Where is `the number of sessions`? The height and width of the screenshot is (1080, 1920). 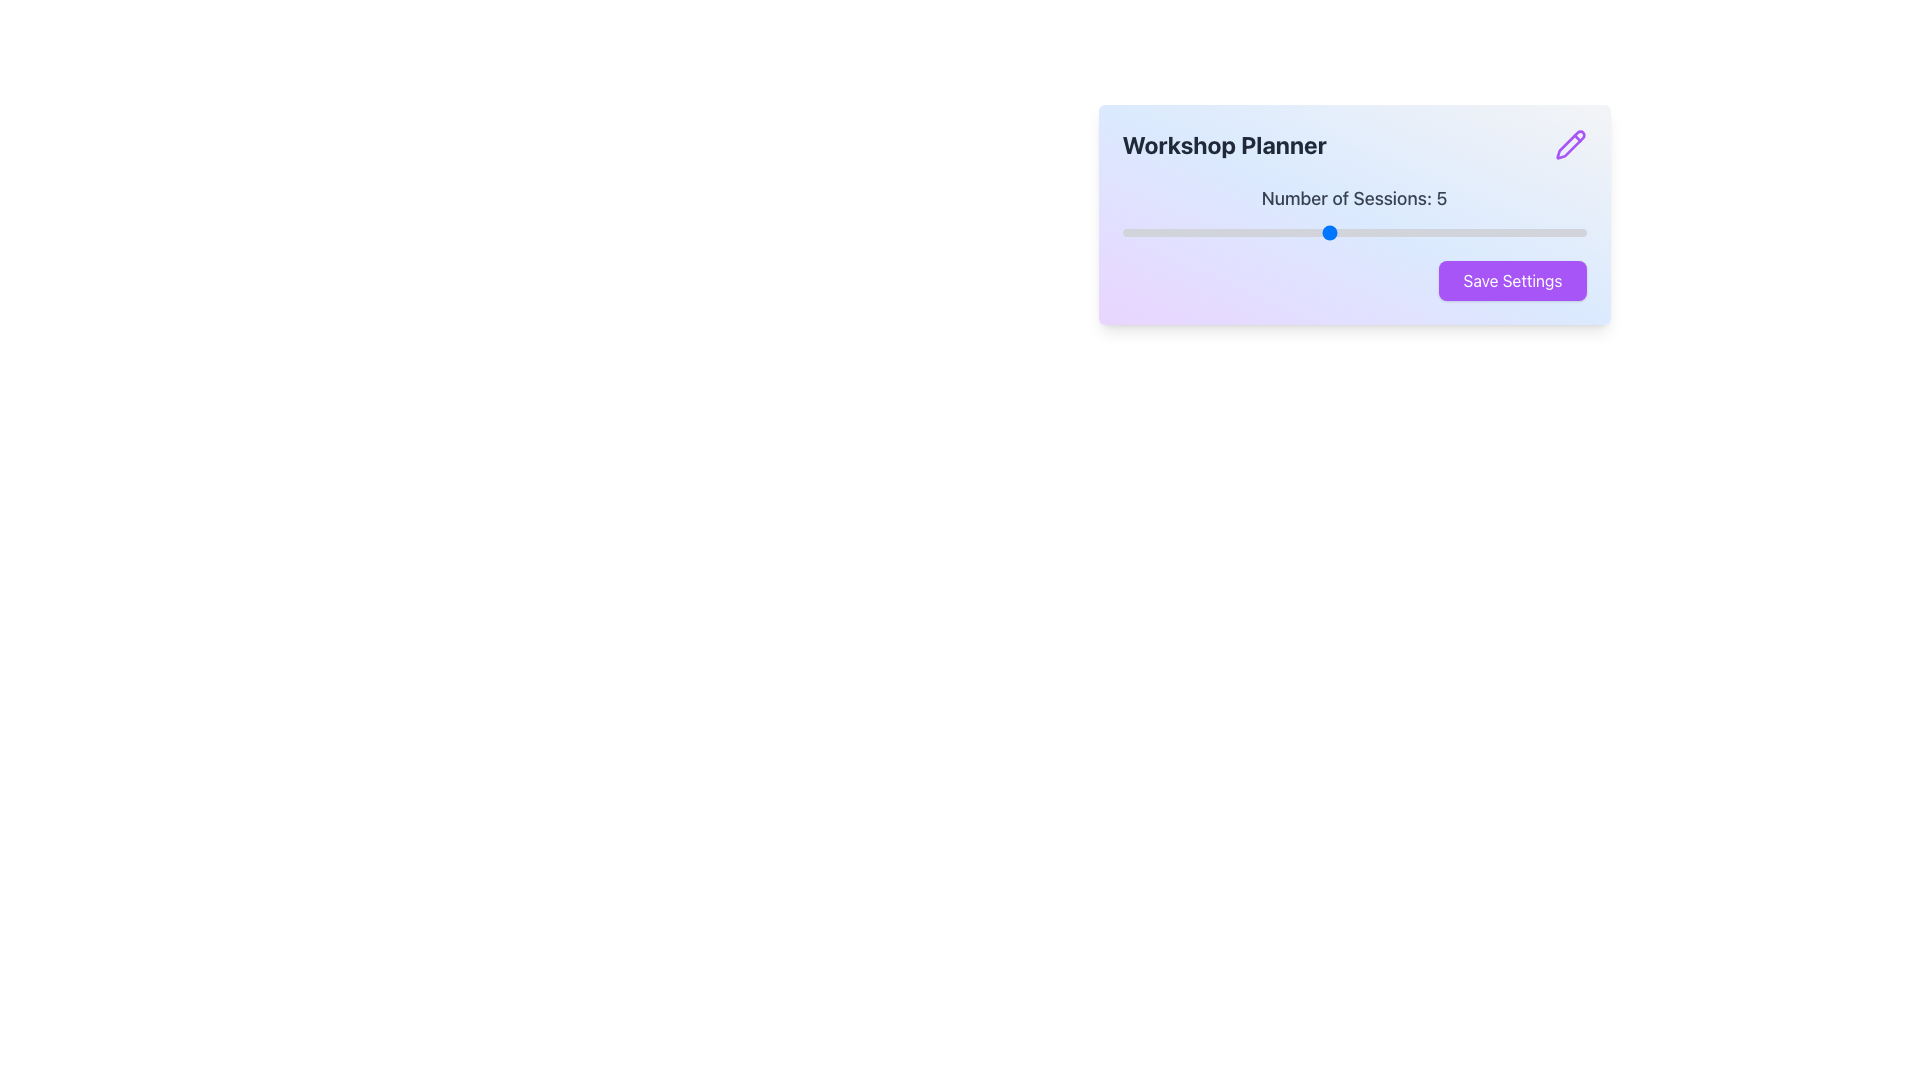
the number of sessions is located at coordinates (1276, 231).